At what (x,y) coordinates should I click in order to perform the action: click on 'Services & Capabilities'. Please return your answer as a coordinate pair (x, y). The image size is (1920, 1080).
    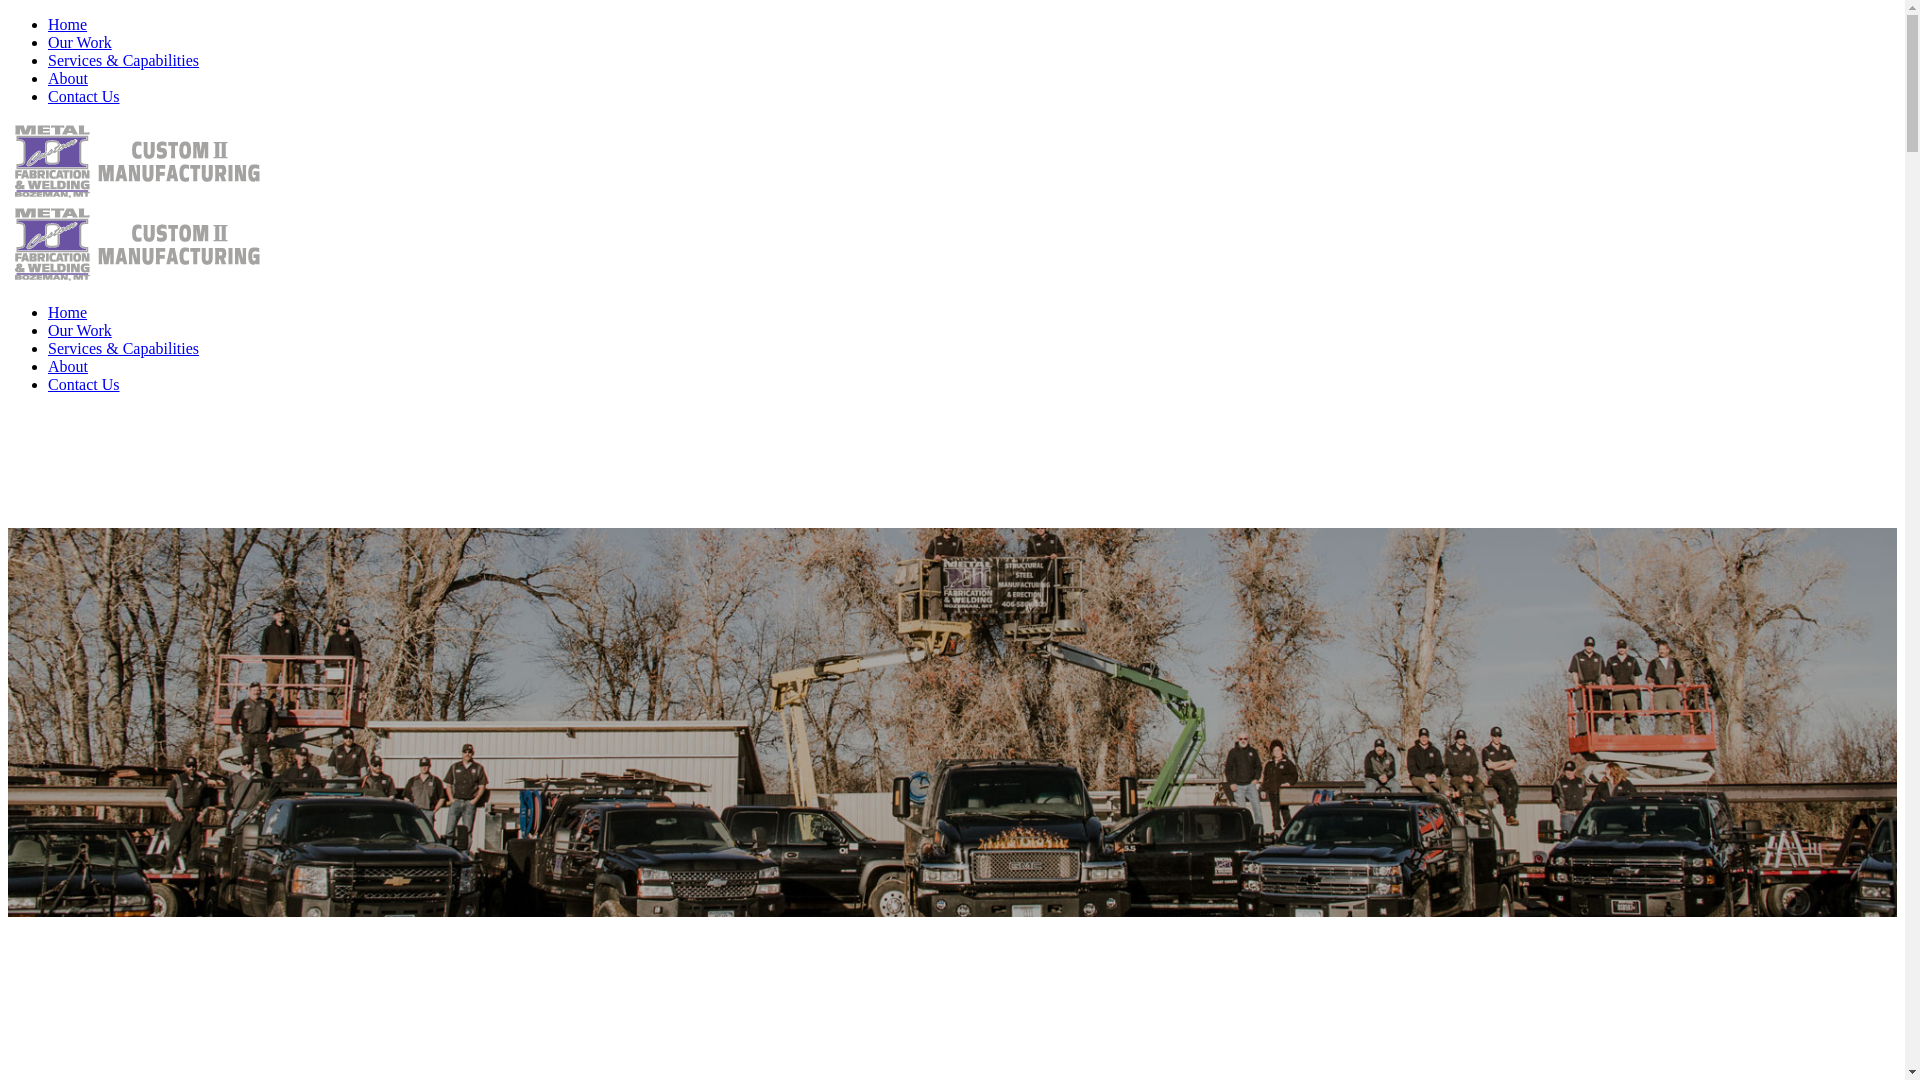
    Looking at the image, I should click on (122, 347).